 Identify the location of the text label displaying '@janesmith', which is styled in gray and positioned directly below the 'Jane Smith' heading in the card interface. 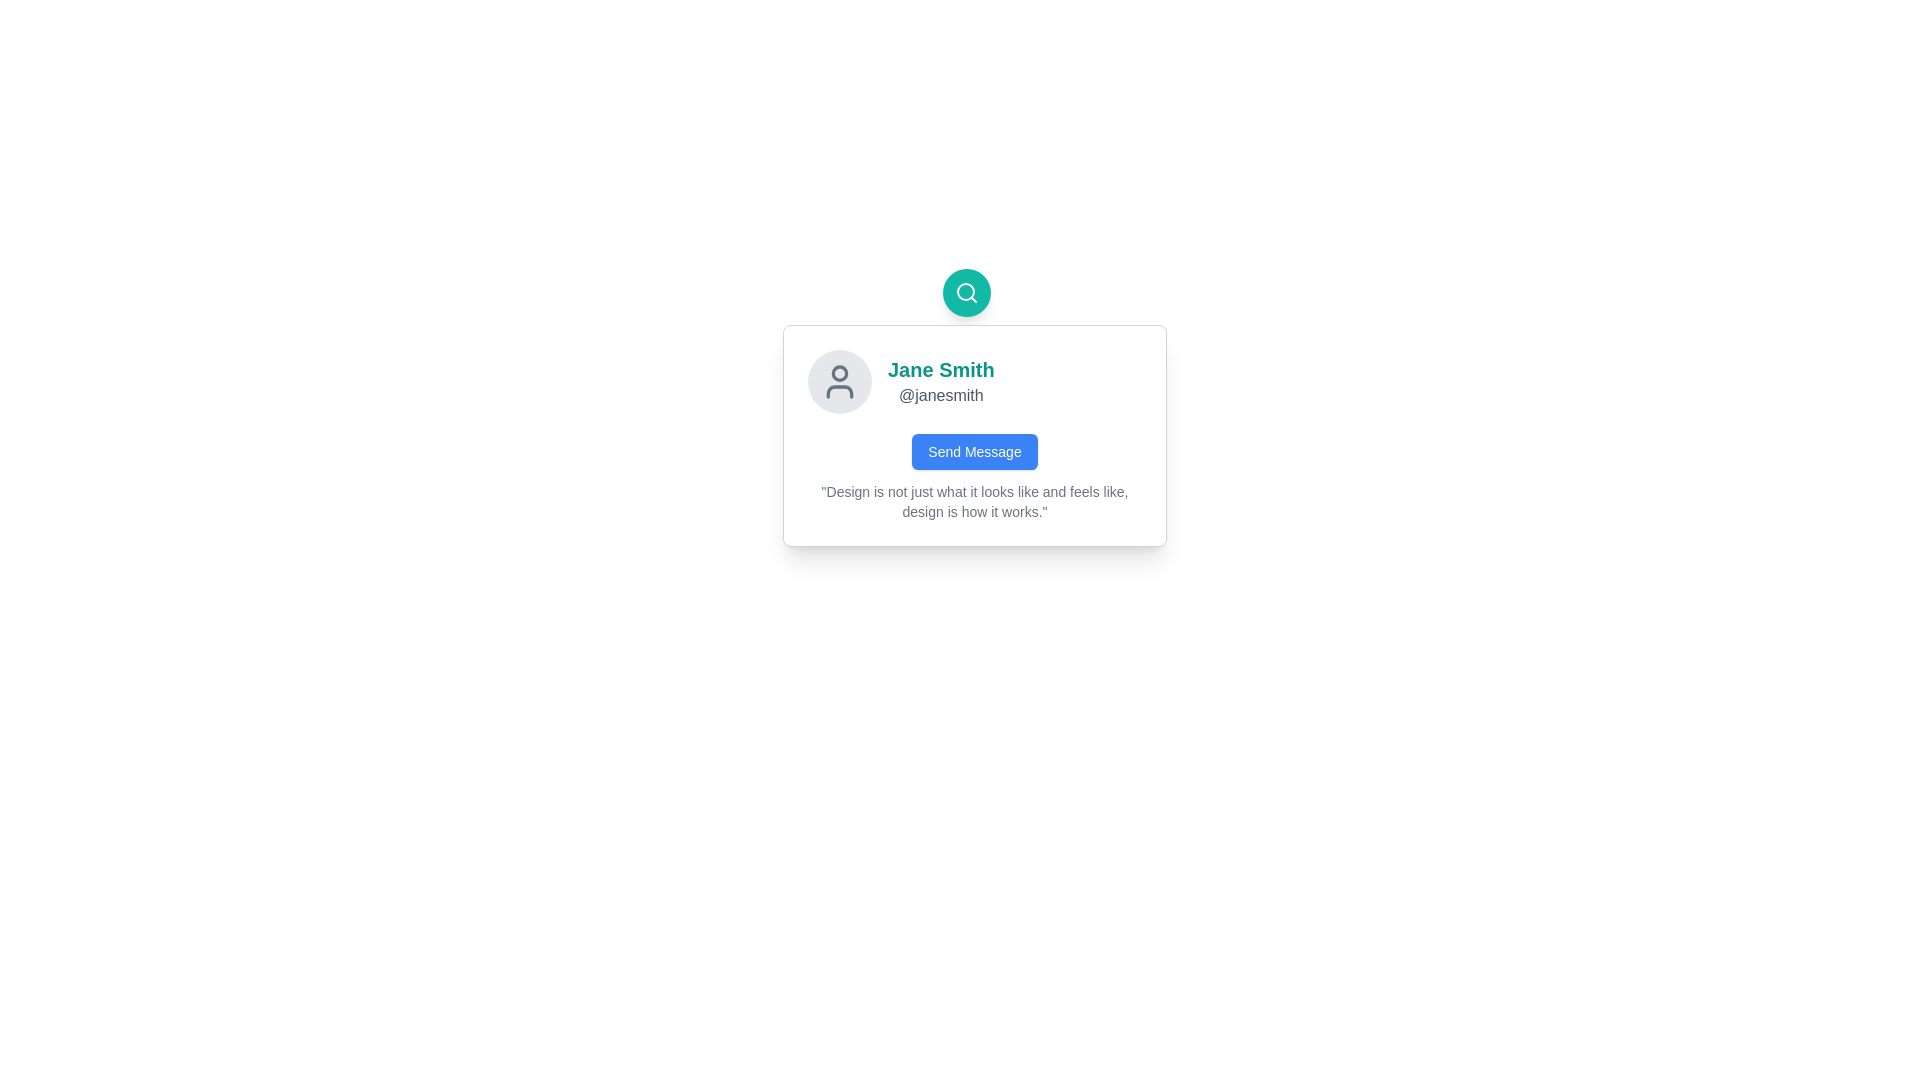
(940, 396).